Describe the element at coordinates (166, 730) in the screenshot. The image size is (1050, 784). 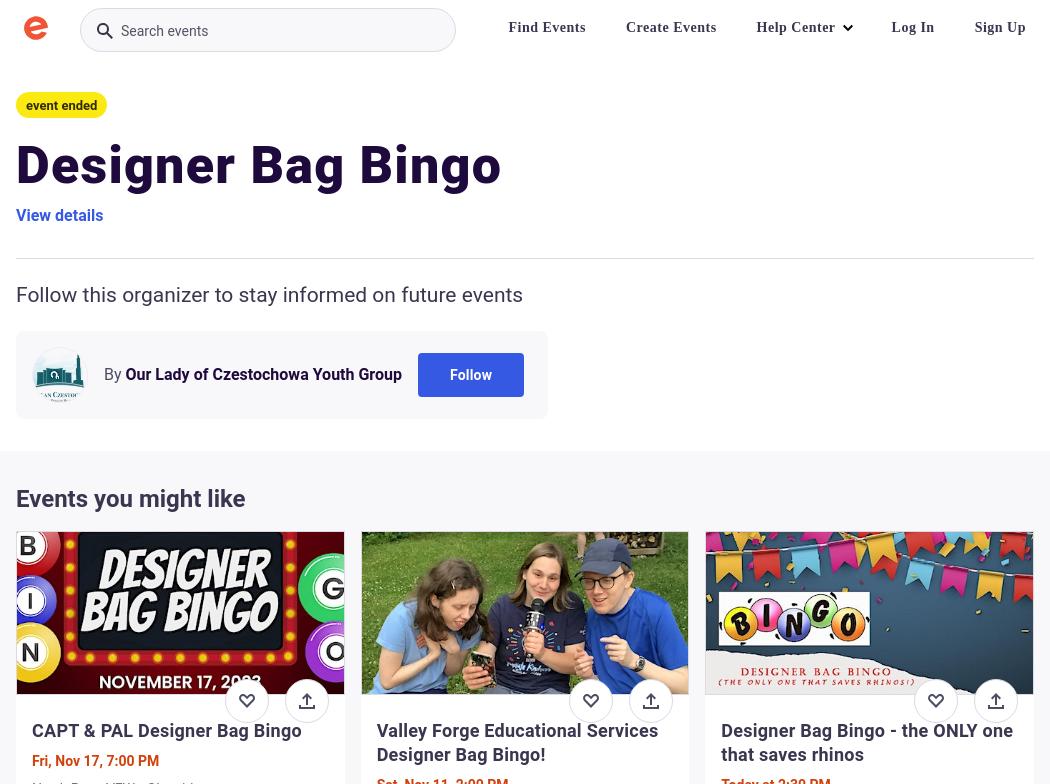
I see `'CAPT & PAL Designer Bag Bingo'` at that location.